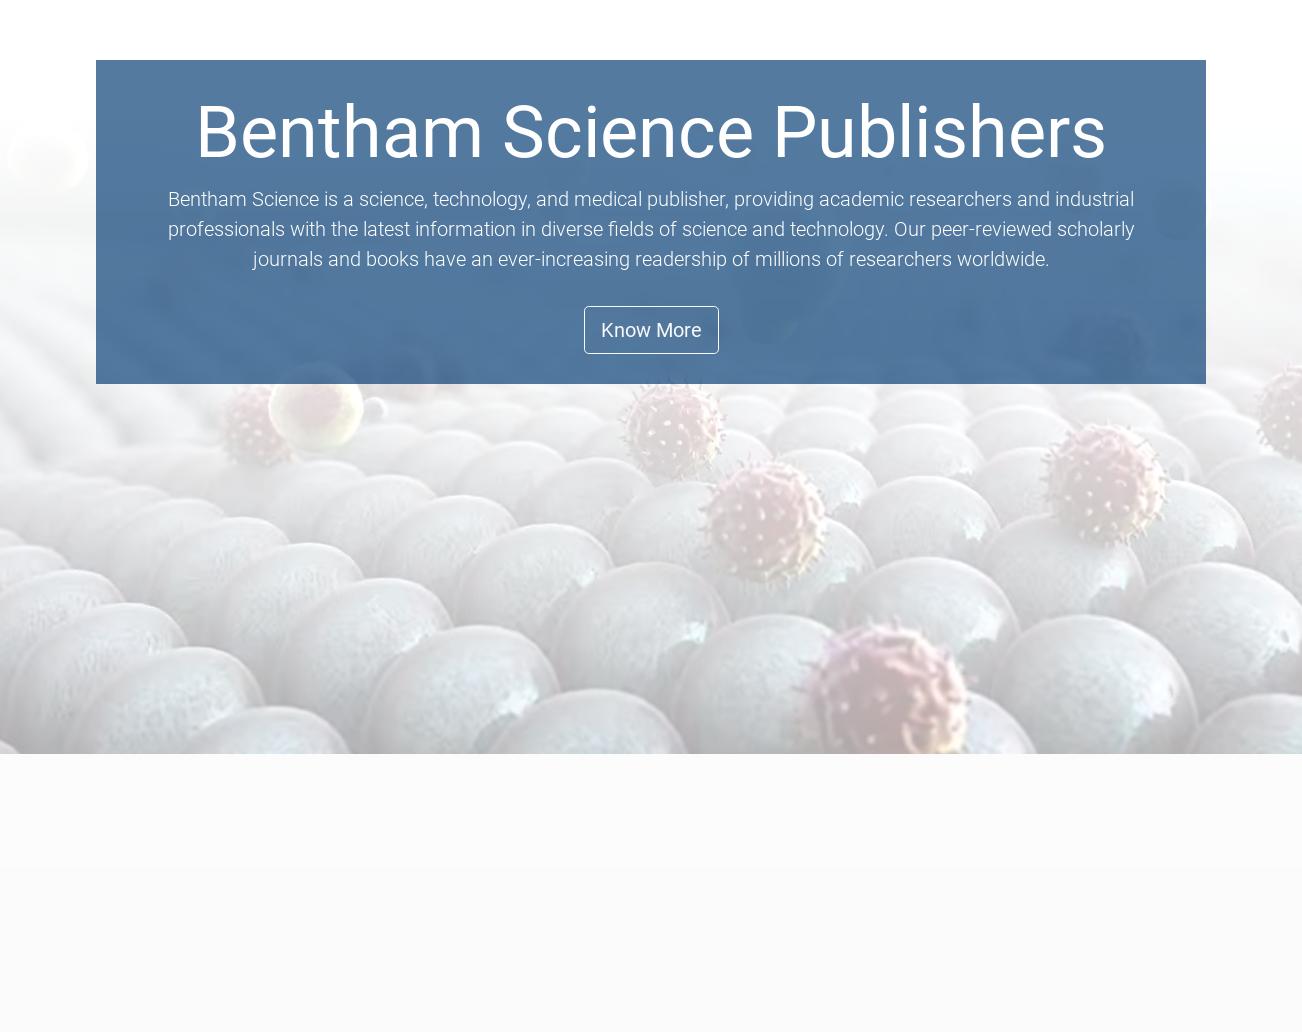  What do you see at coordinates (1184, 43) in the screenshot?
I see `'0'` at bounding box center [1184, 43].